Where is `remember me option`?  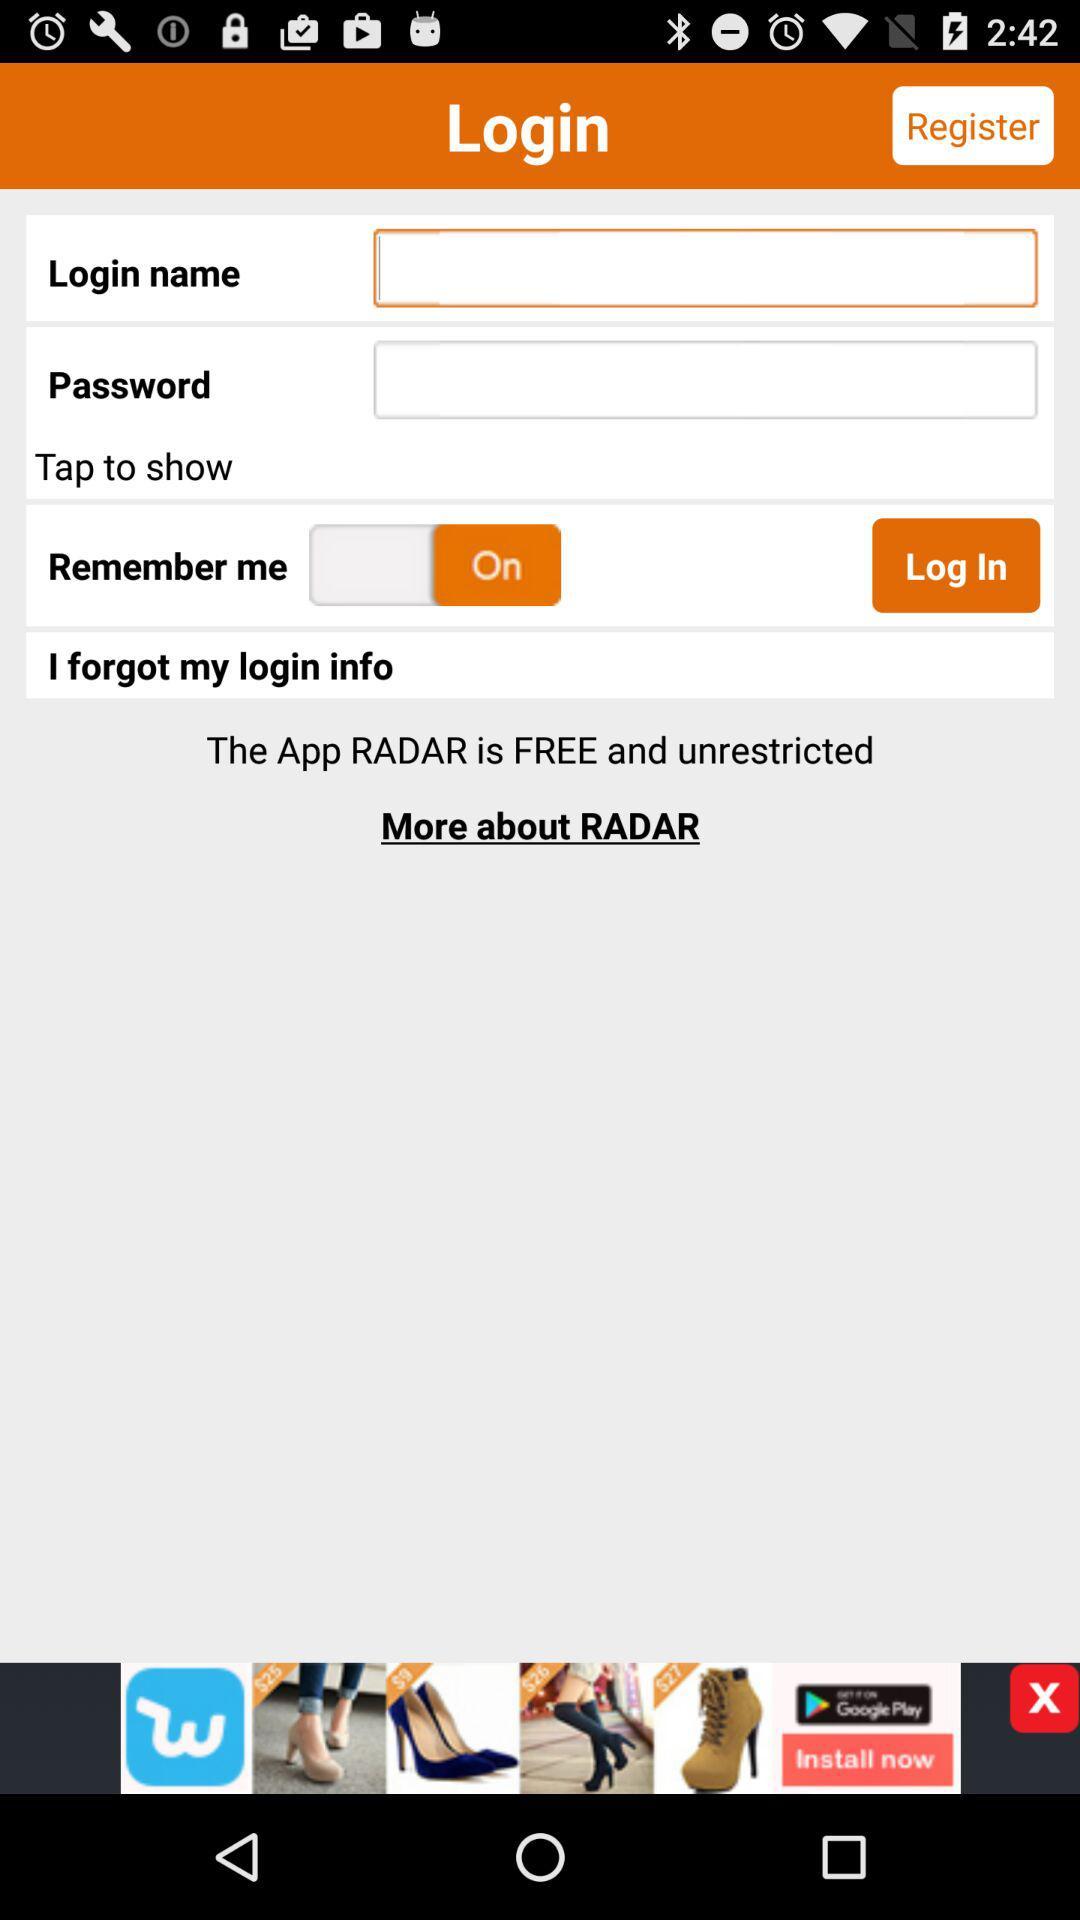
remember me option is located at coordinates (434, 564).